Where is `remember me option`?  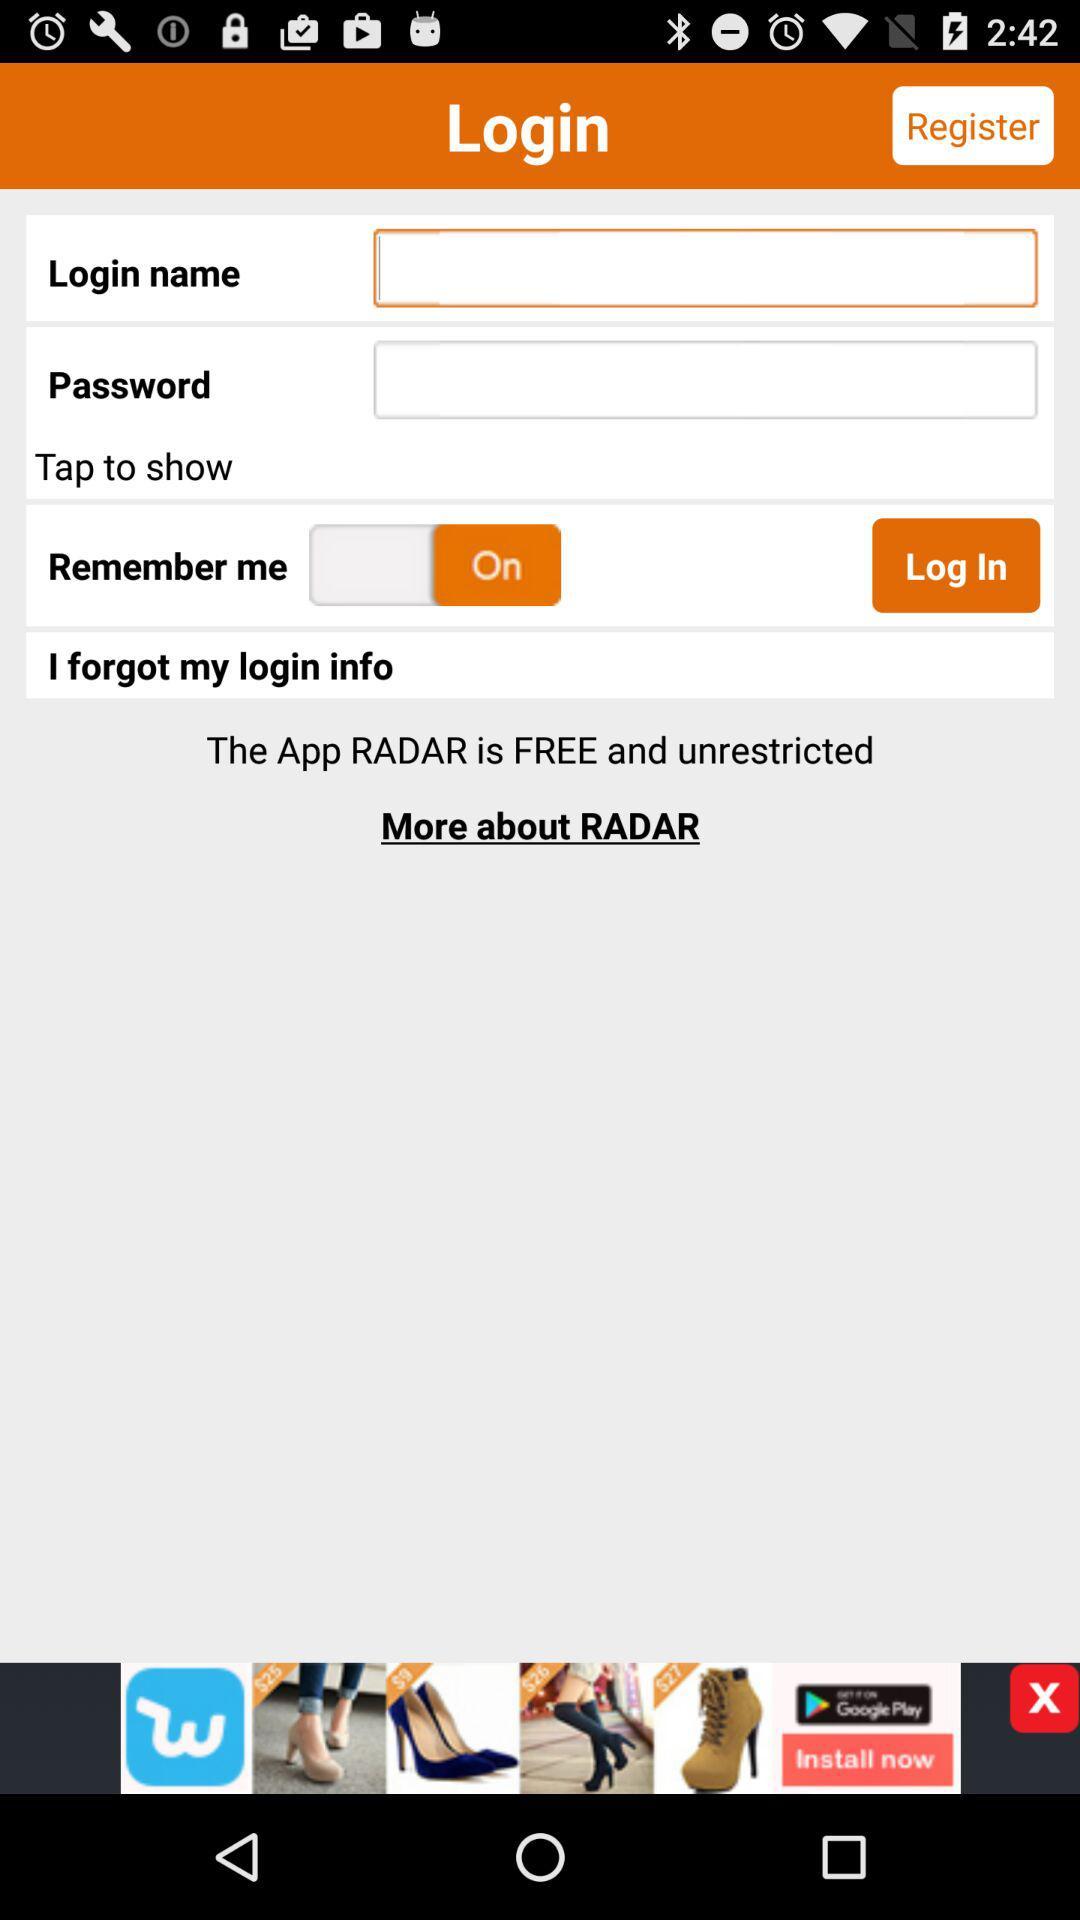
remember me option is located at coordinates (434, 564).